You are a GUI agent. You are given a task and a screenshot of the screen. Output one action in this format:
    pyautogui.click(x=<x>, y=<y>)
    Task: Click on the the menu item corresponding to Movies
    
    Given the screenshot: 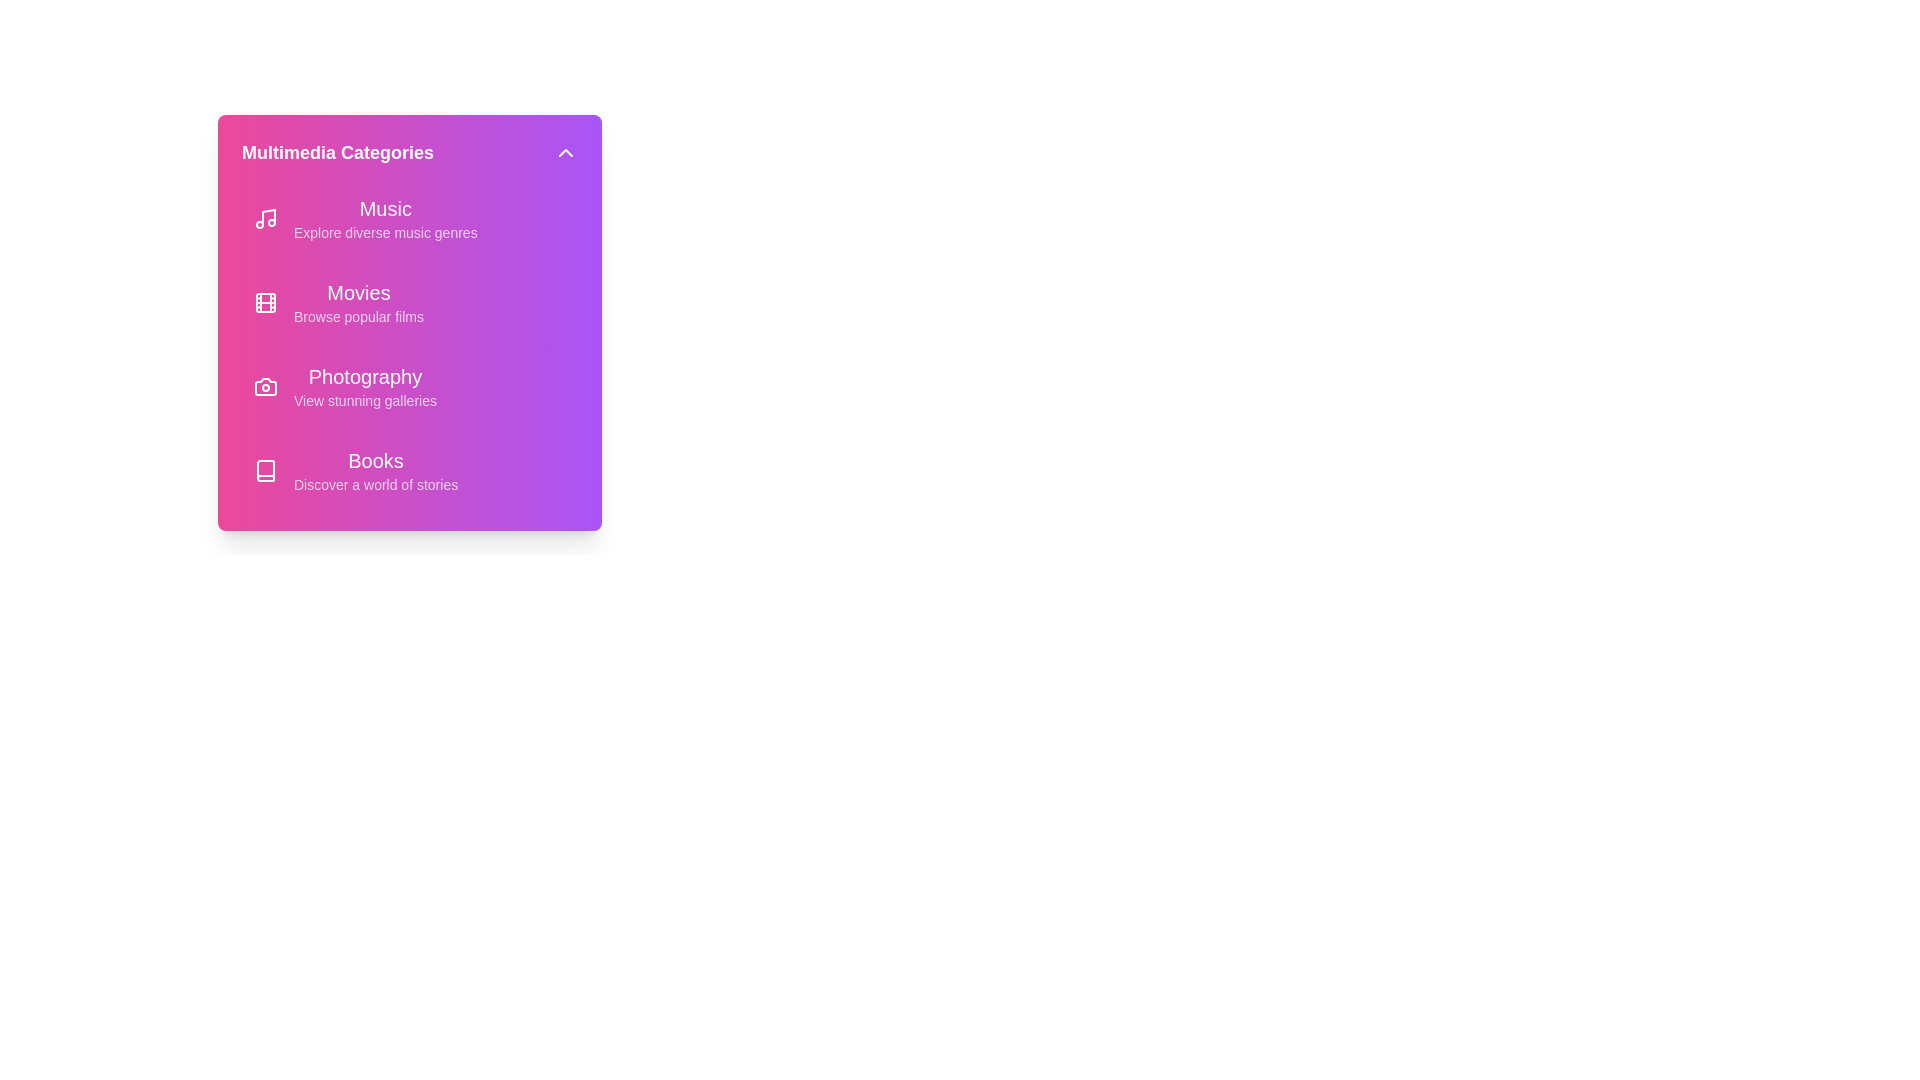 What is the action you would take?
    pyautogui.click(x=408, y=303)
    